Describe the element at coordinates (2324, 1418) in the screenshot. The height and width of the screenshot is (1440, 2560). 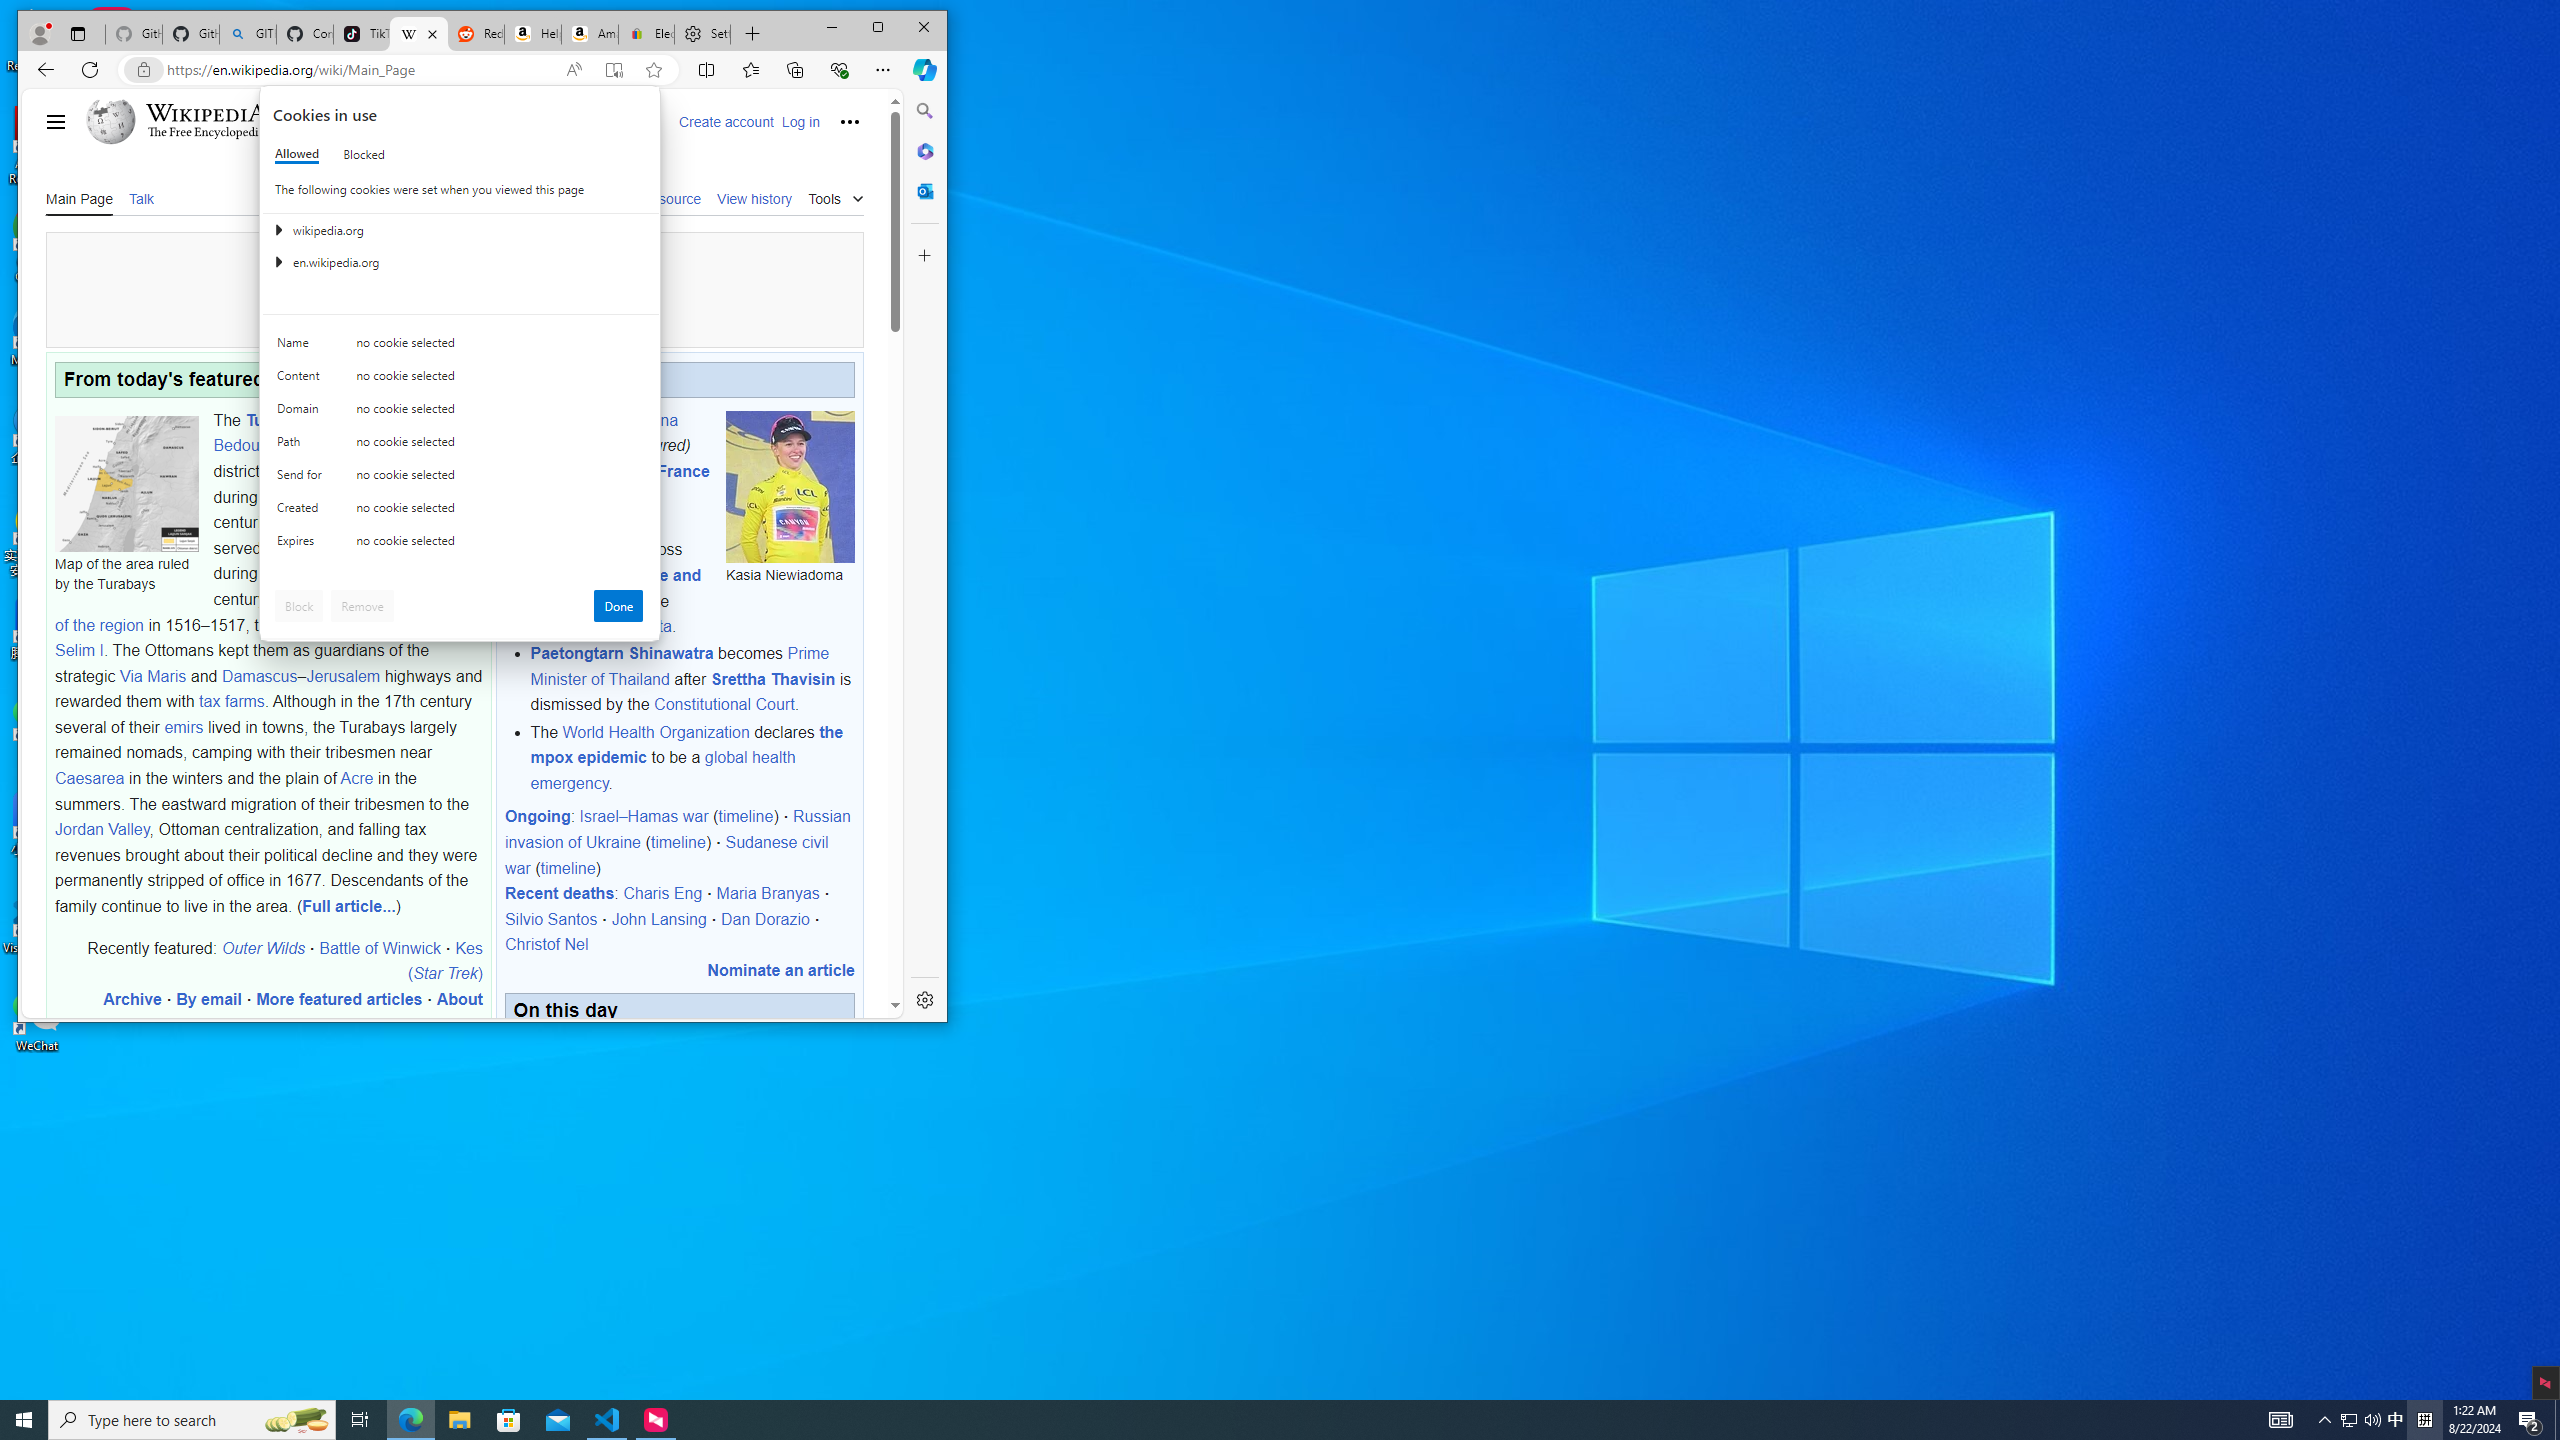
I see `'Notification Chevron'` at that location.